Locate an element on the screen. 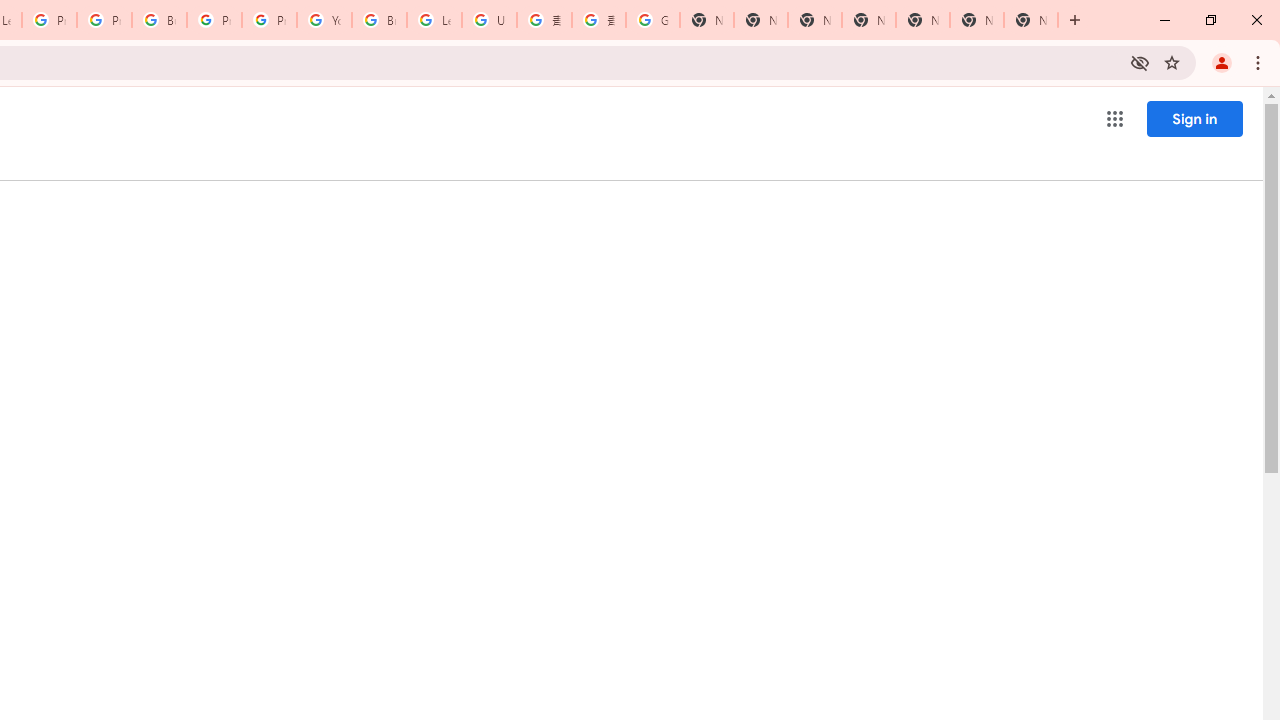 The height and width of the screenshot is (720, 1280). 'YouTube' is located at coordinates (324, 20).